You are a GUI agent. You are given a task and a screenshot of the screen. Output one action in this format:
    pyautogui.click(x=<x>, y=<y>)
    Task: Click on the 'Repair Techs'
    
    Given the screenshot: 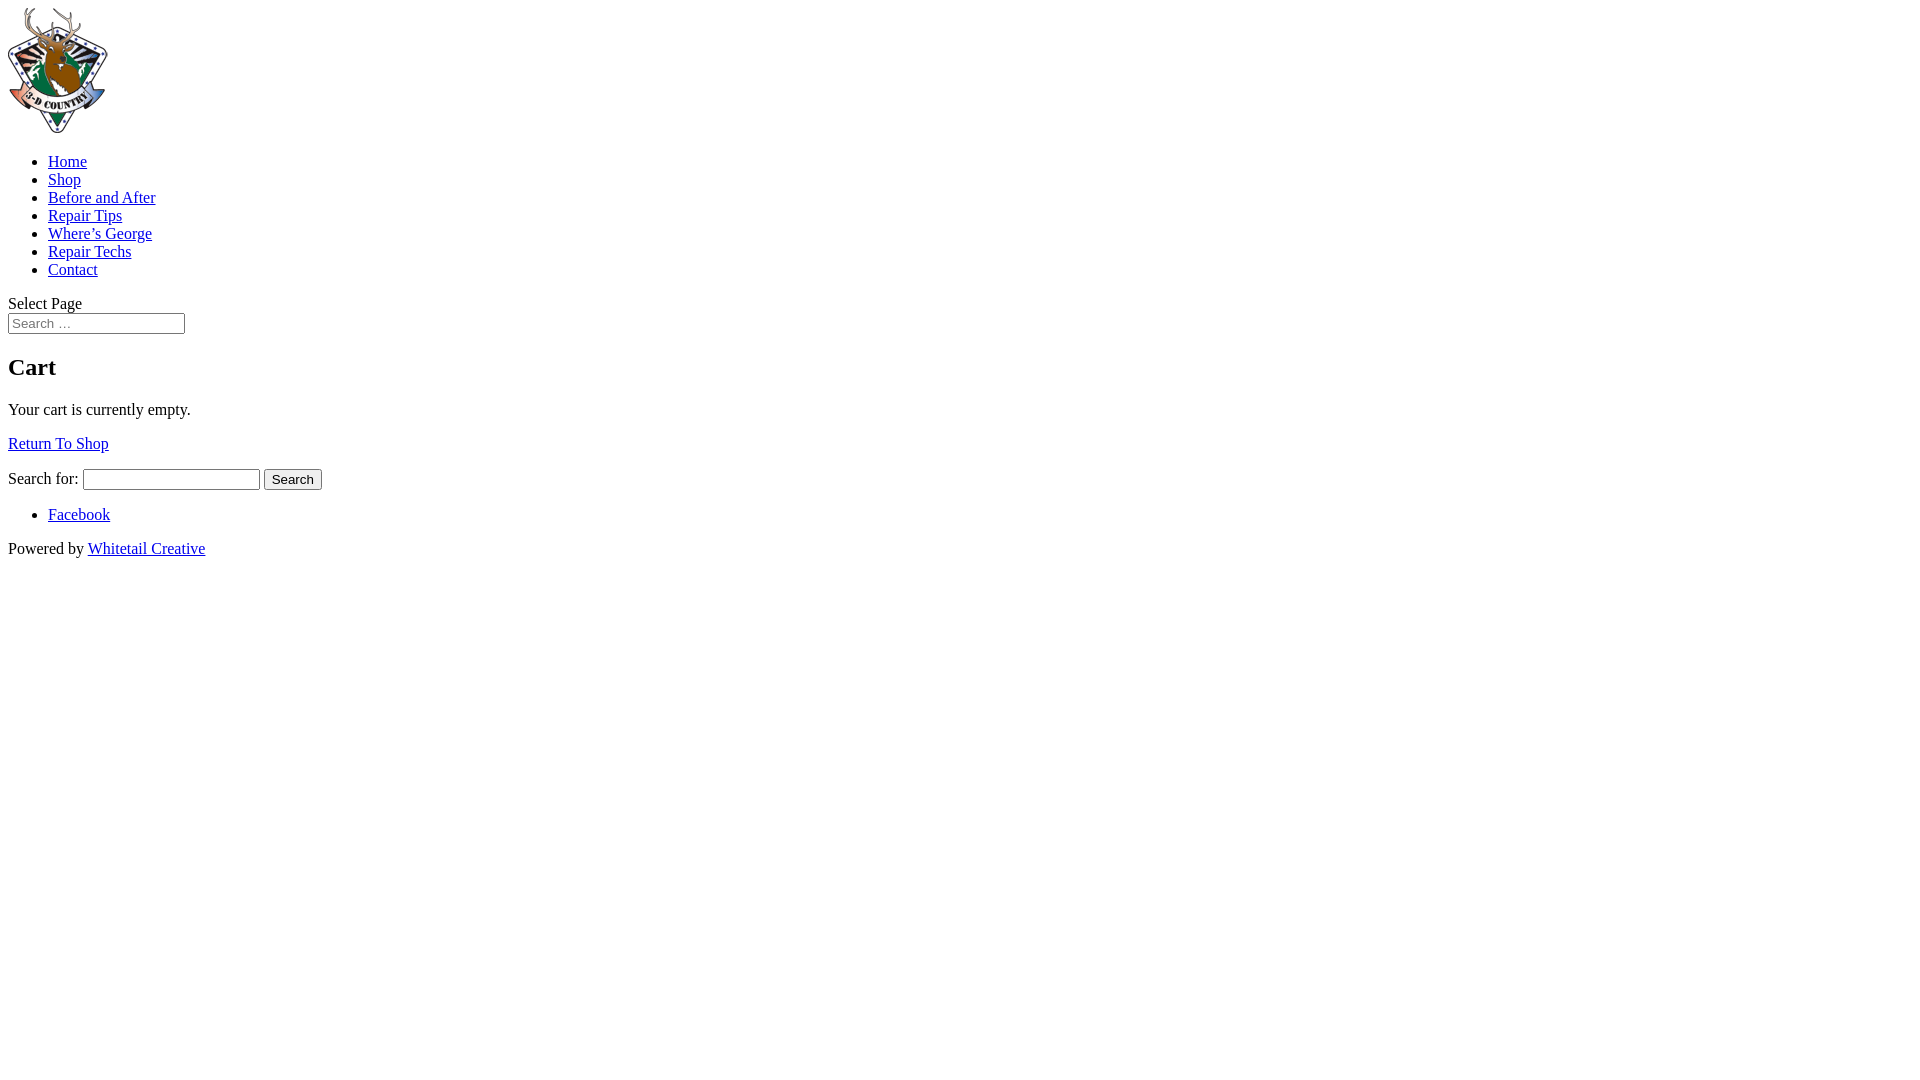 What is the action you would take?
    pyautogui.click(x=88, y=250)
    